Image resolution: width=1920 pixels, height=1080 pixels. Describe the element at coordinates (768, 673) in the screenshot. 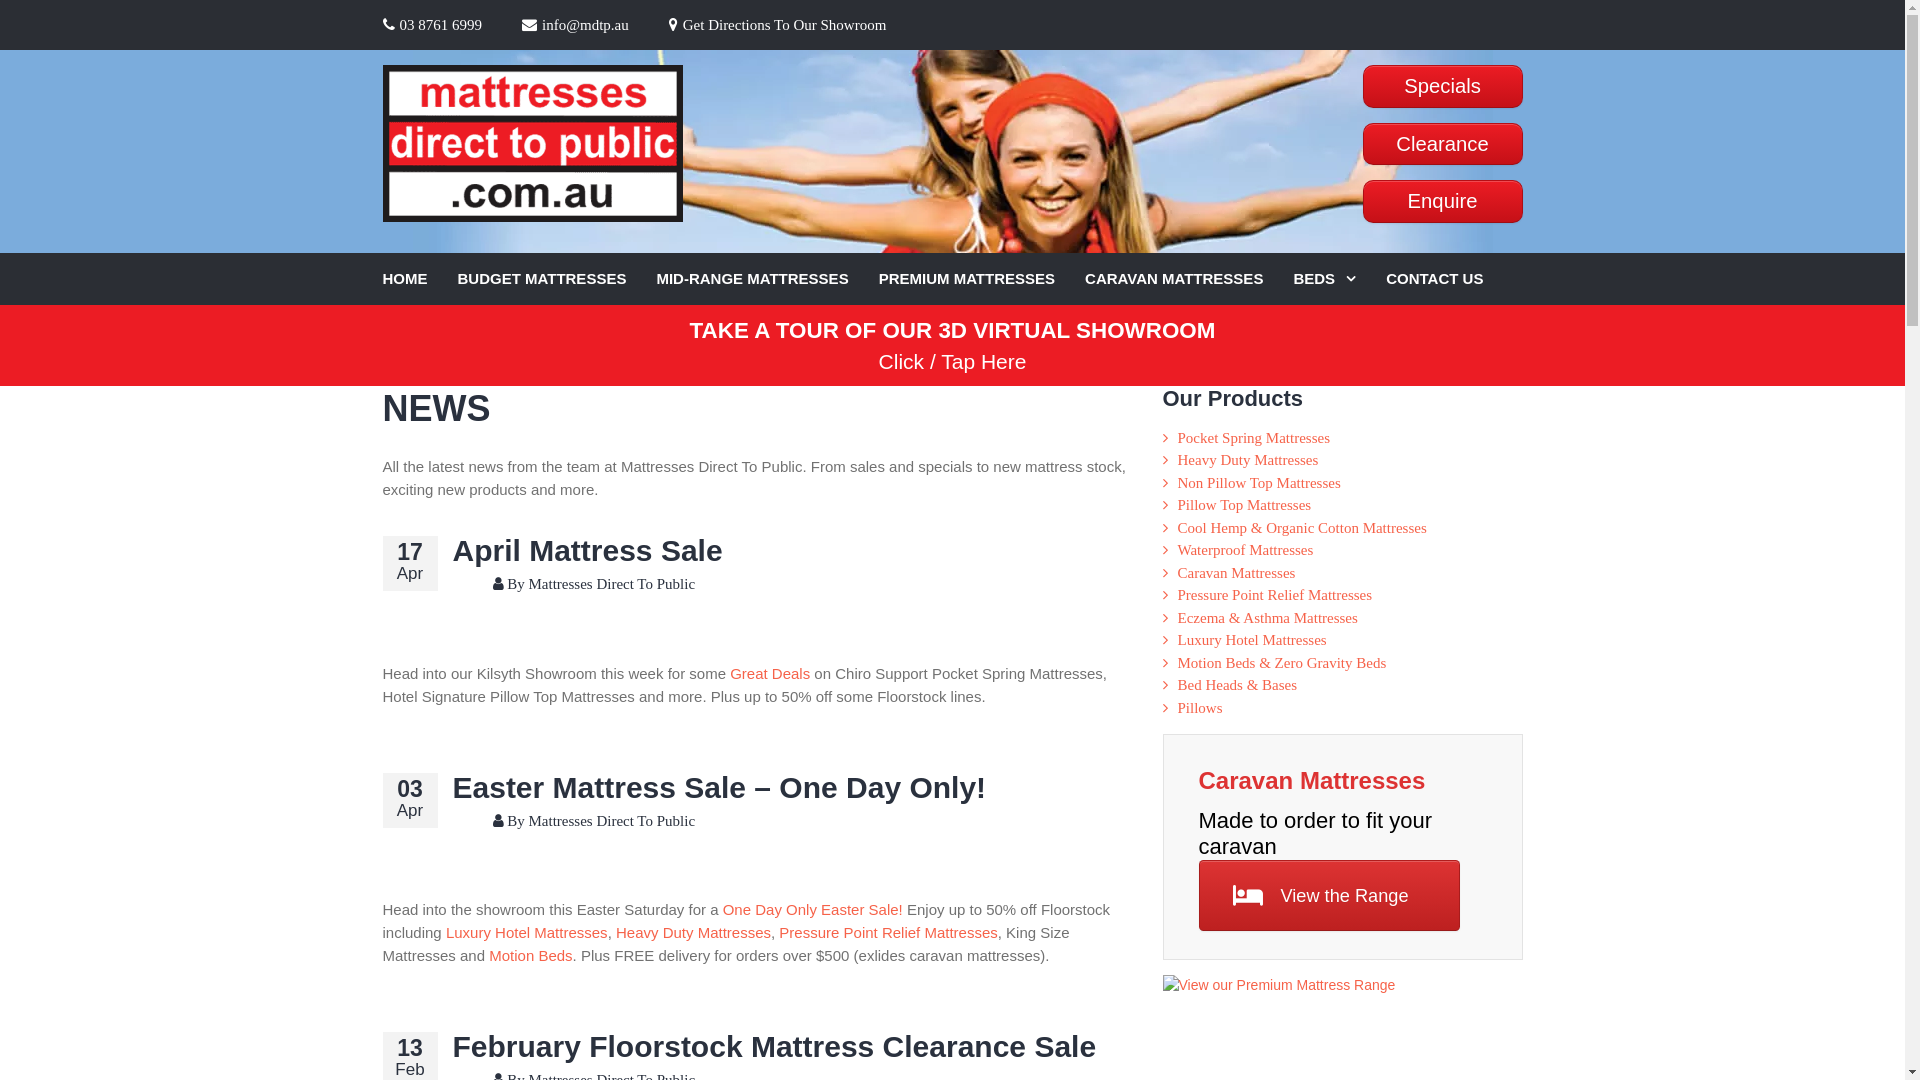

I see `'Great Deals'` at that location.